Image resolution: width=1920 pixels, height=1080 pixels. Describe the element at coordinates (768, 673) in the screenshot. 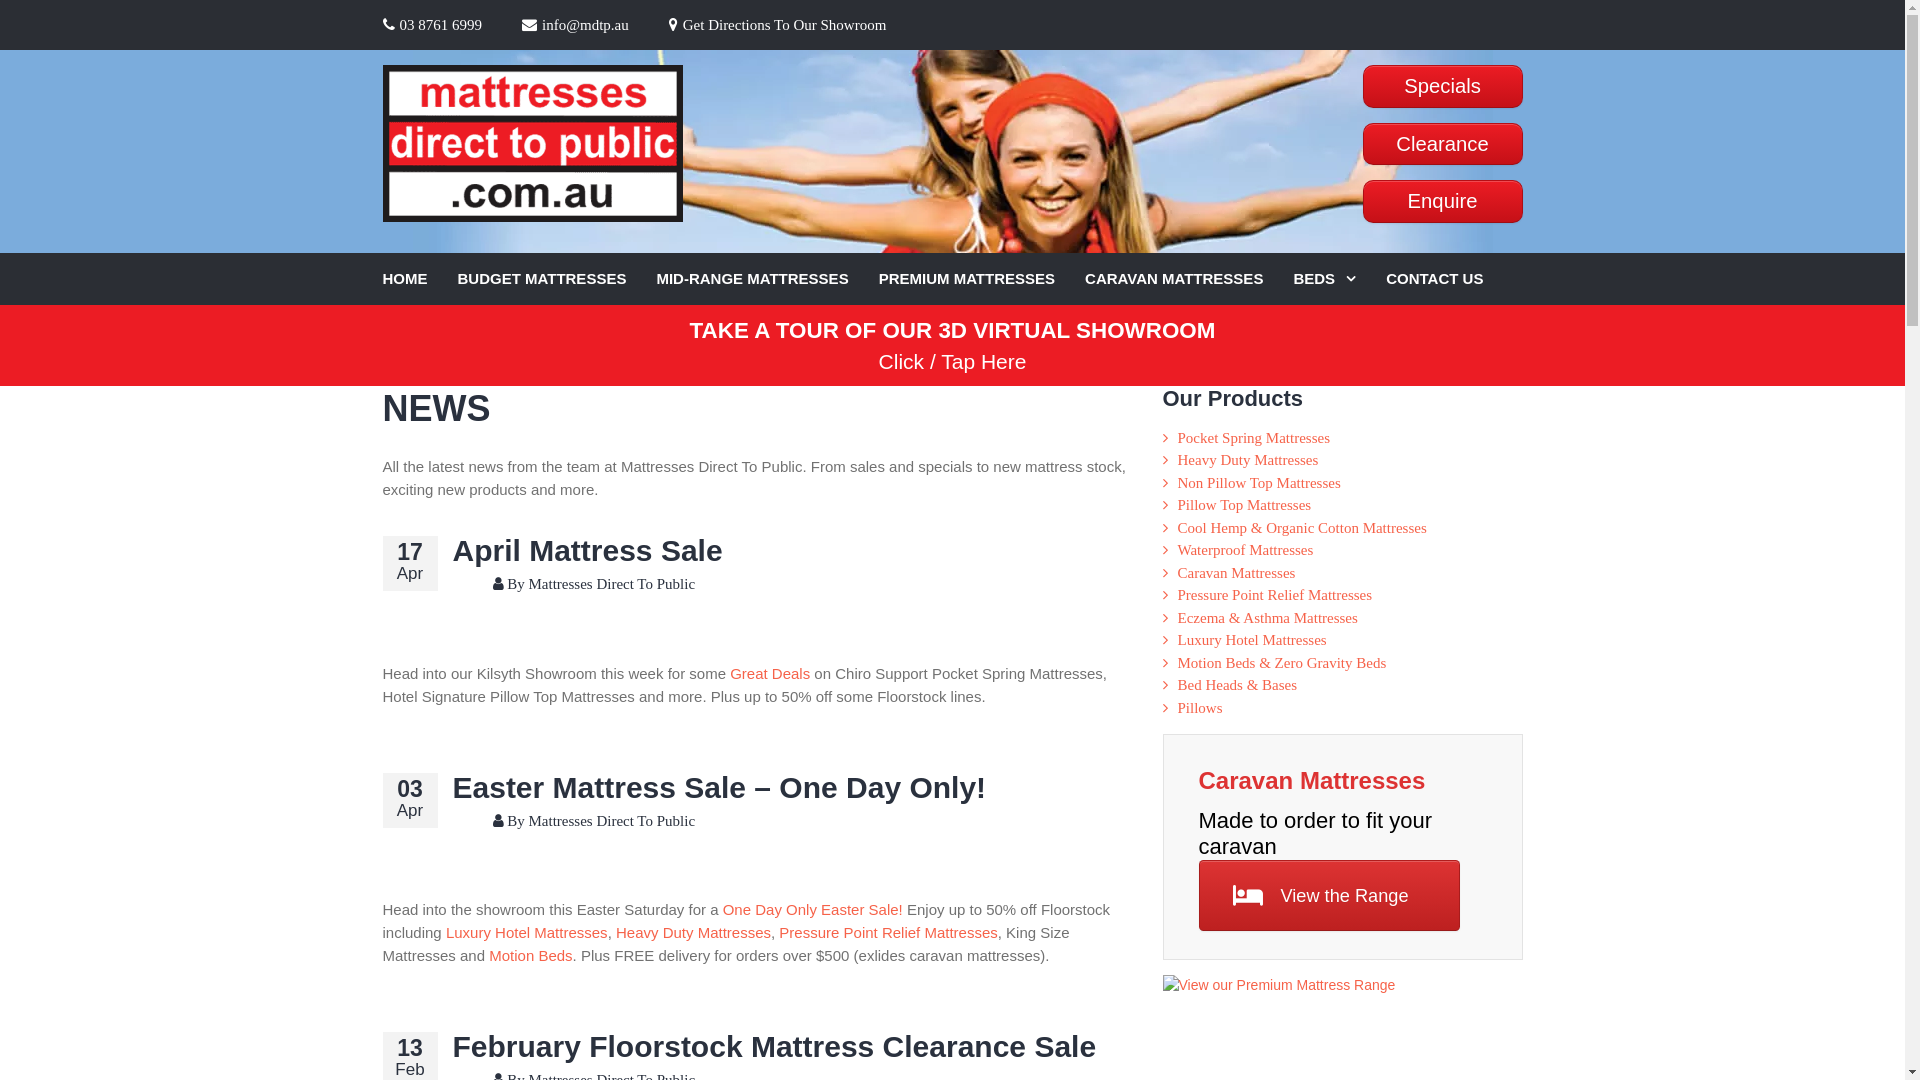

I see `'Great Deals'` at that location.